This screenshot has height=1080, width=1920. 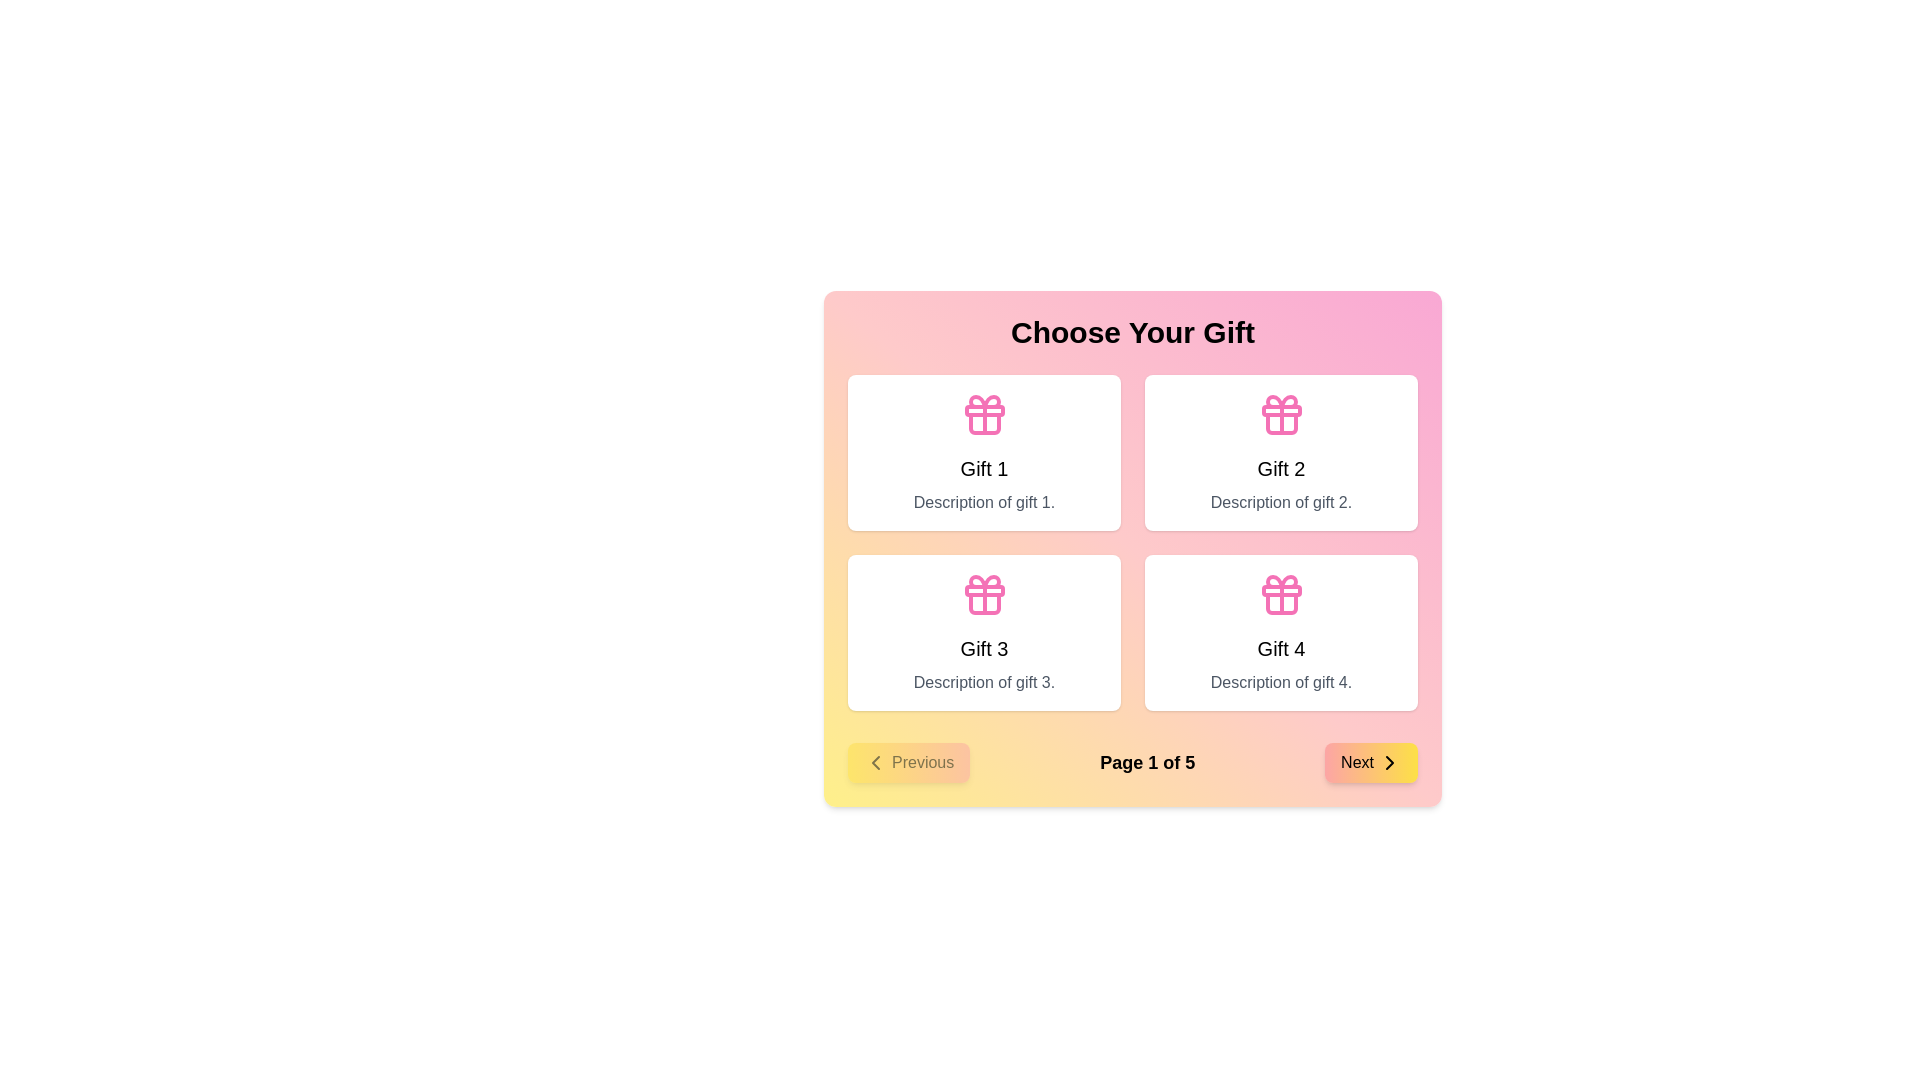 I want to click on the text label displaying 'Gift 4', which is located at the bottom-right corner of the fourth card in a 2x2 grid layout, so click(x=1281, y=648).